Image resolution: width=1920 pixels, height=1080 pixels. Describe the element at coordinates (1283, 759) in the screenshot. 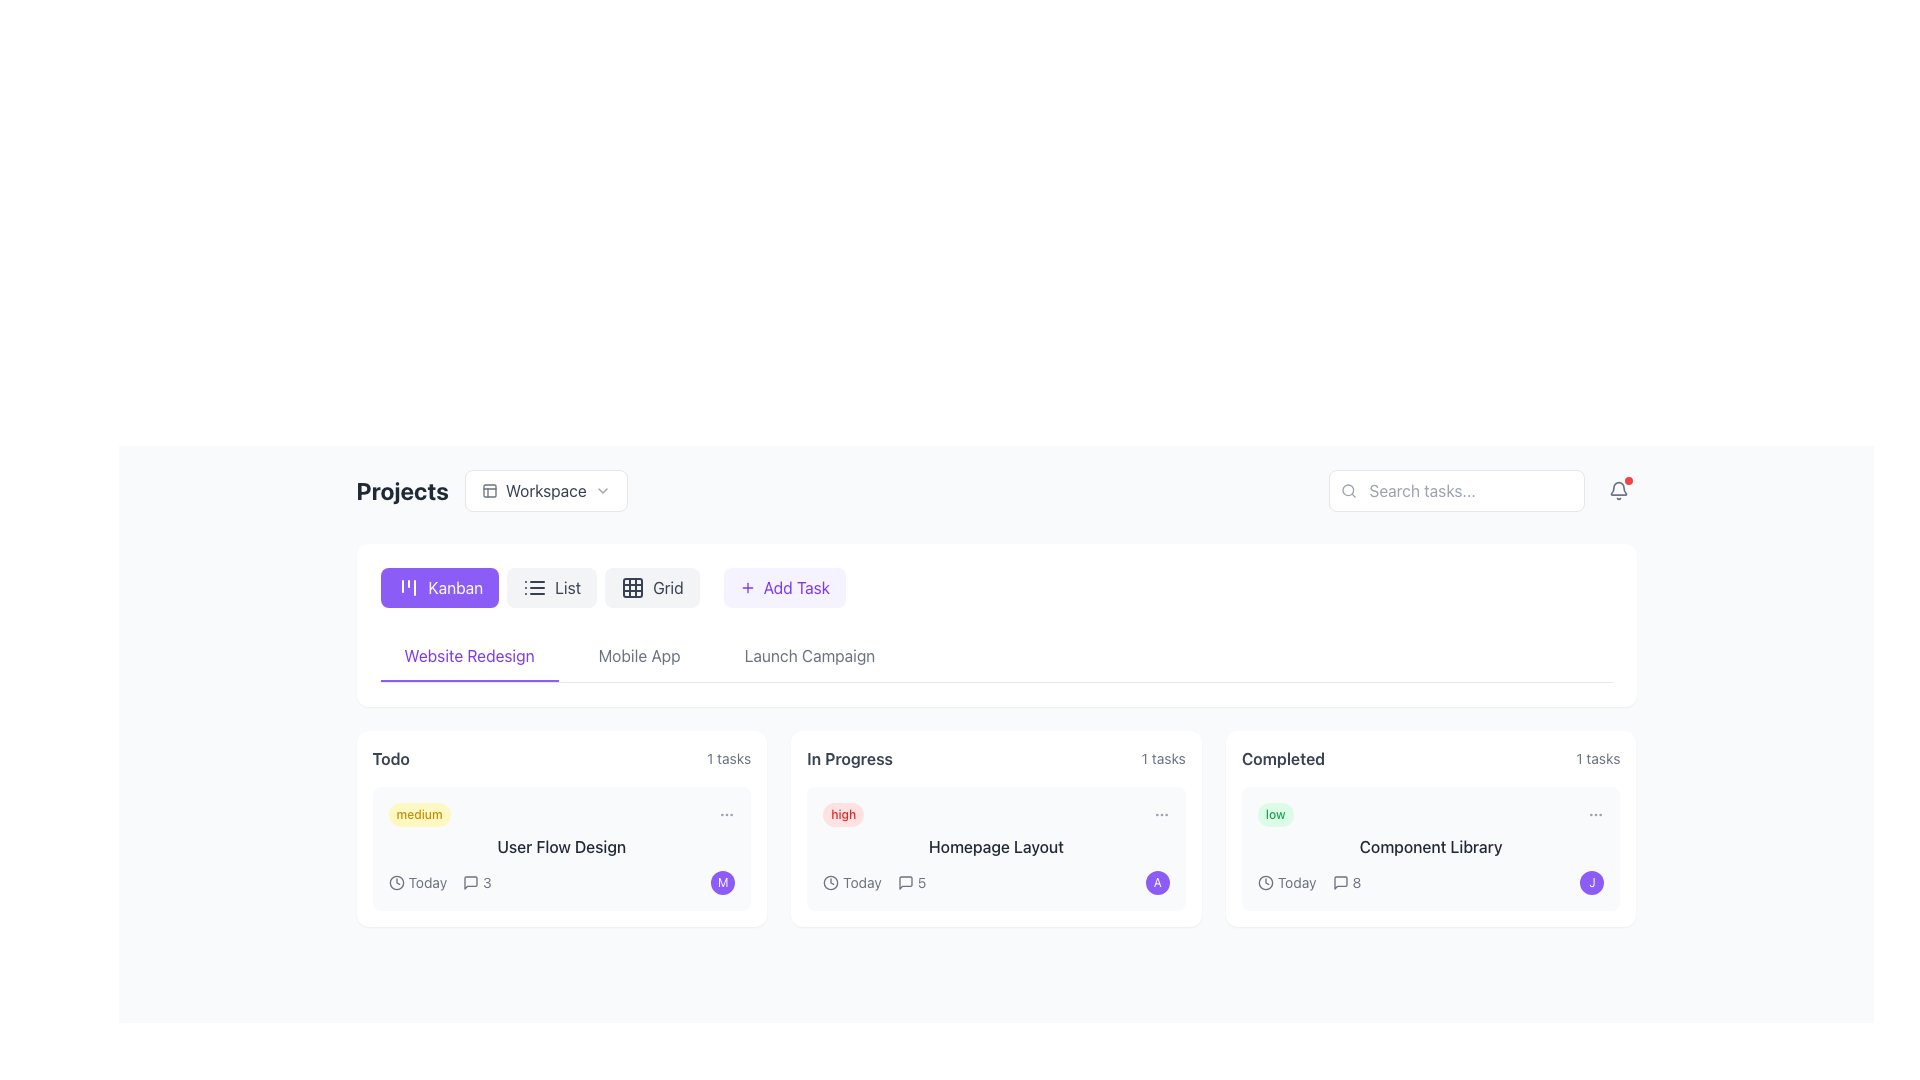

I see `the 'Completed' text label, which indicates the status of the associated content within the card, located in the top-left corner of the card component` at that location.